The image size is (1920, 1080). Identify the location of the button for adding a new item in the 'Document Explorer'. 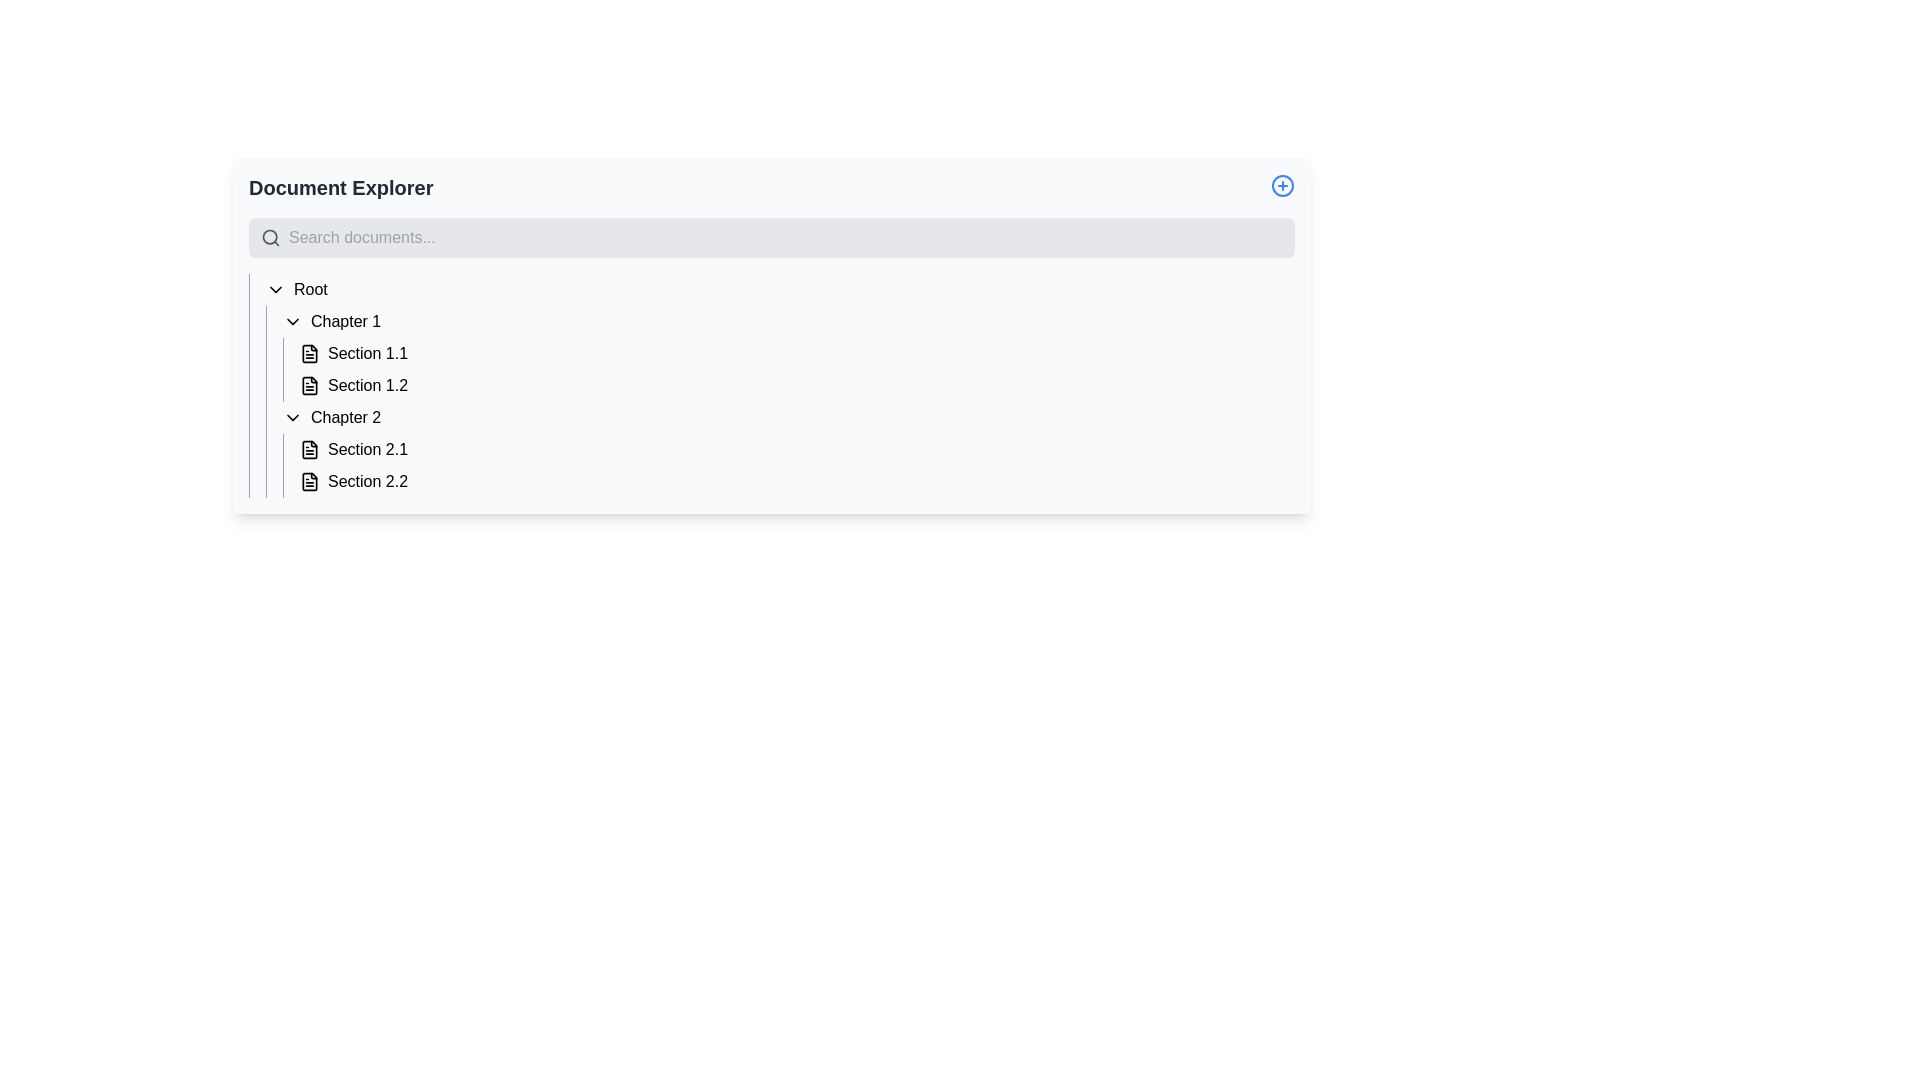
(1282, 185).